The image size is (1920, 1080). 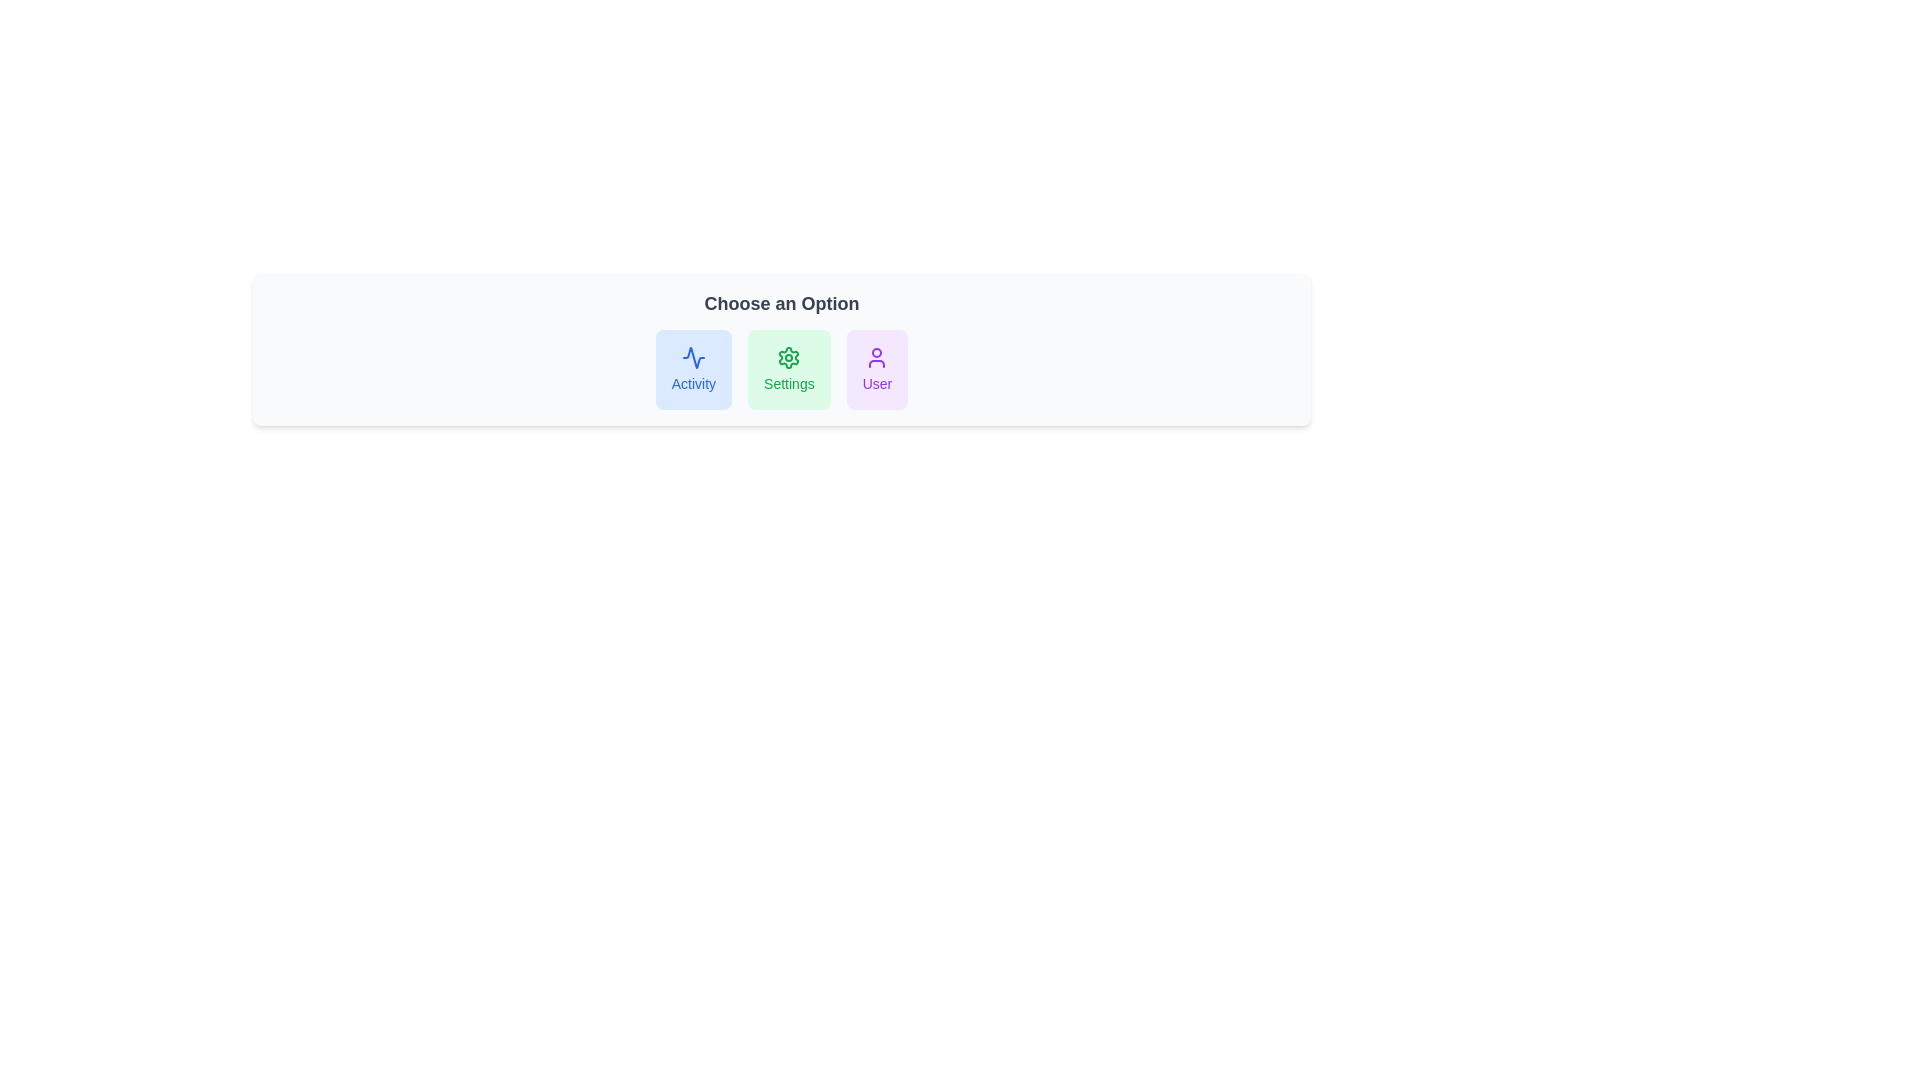 What do you see at coordinates (788, 370) in the screenshot?
I see `the settings button, which is the second button in a row of three, located under the title 'Choose an Option', to activate hover effects` at bounding box center [788, 370].